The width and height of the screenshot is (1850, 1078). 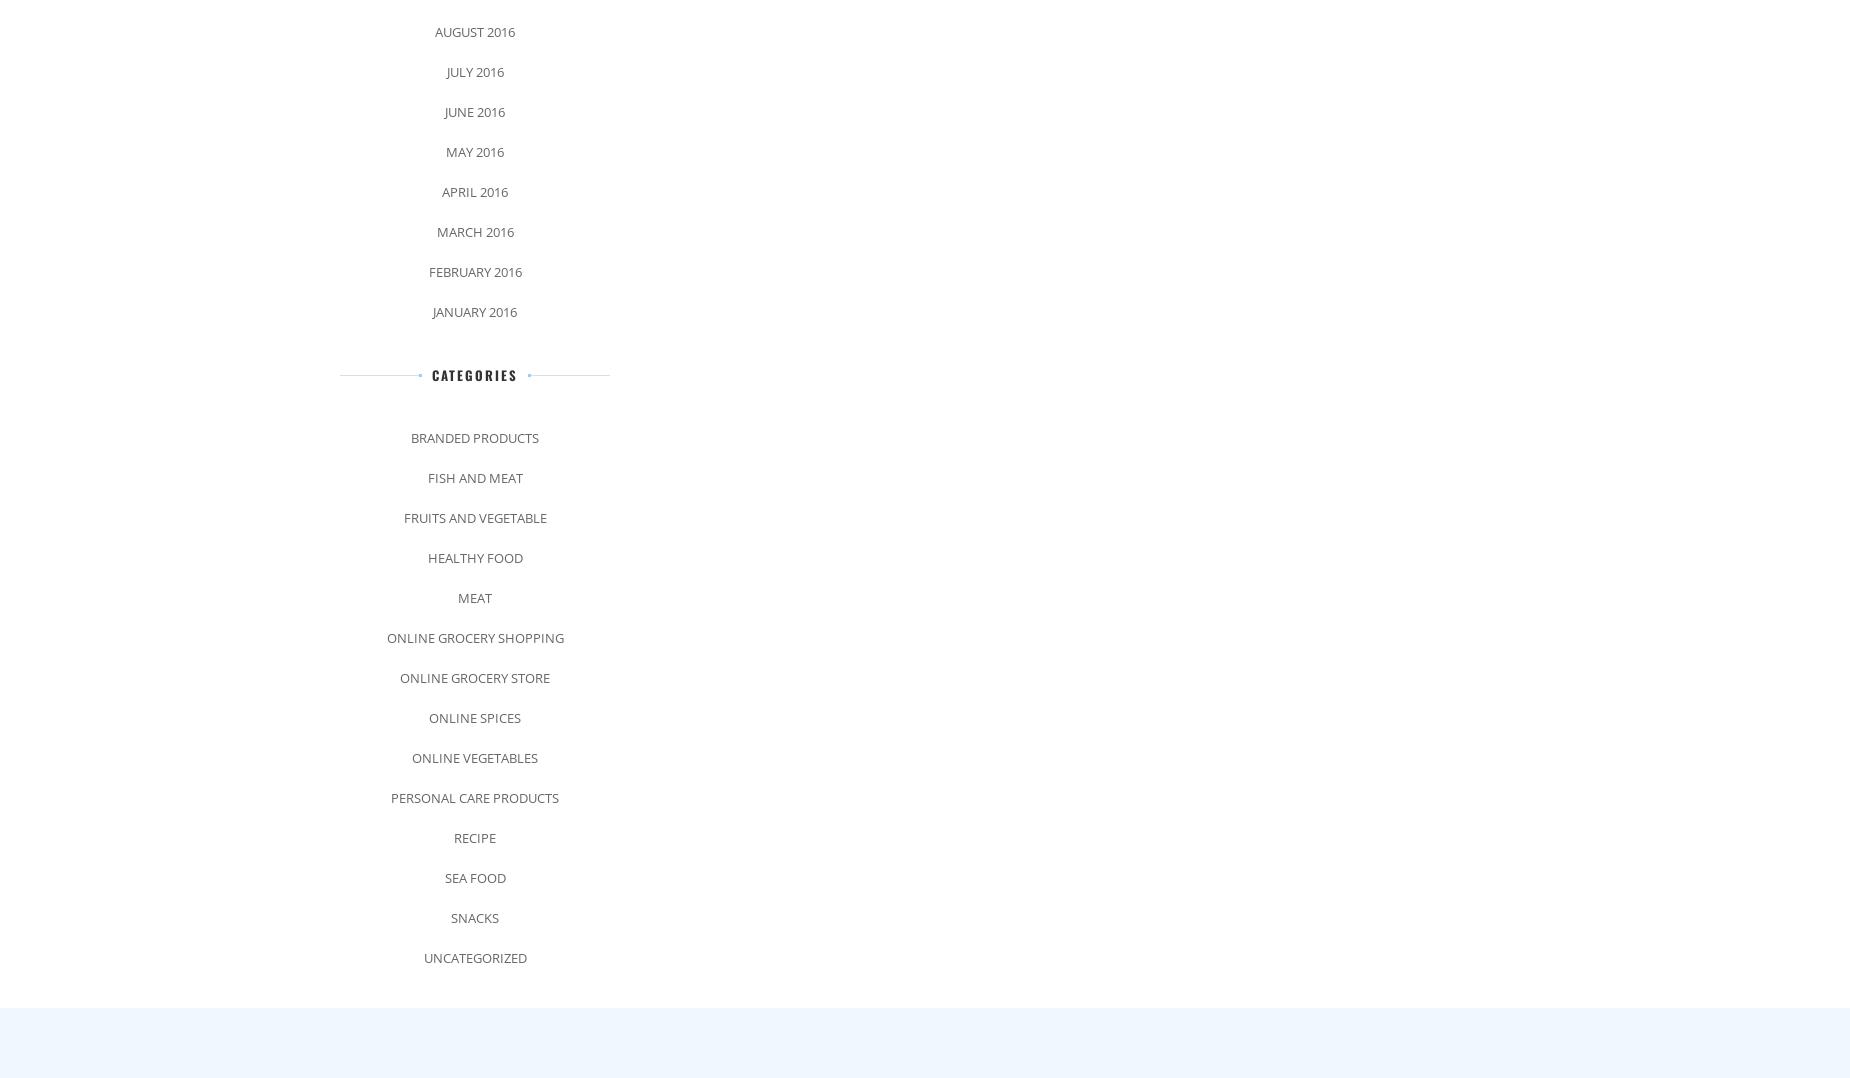 What do you see at coordinates (475, 310) in the screenshot?
I see `'January 2016'` at bounding box center [475, 310].